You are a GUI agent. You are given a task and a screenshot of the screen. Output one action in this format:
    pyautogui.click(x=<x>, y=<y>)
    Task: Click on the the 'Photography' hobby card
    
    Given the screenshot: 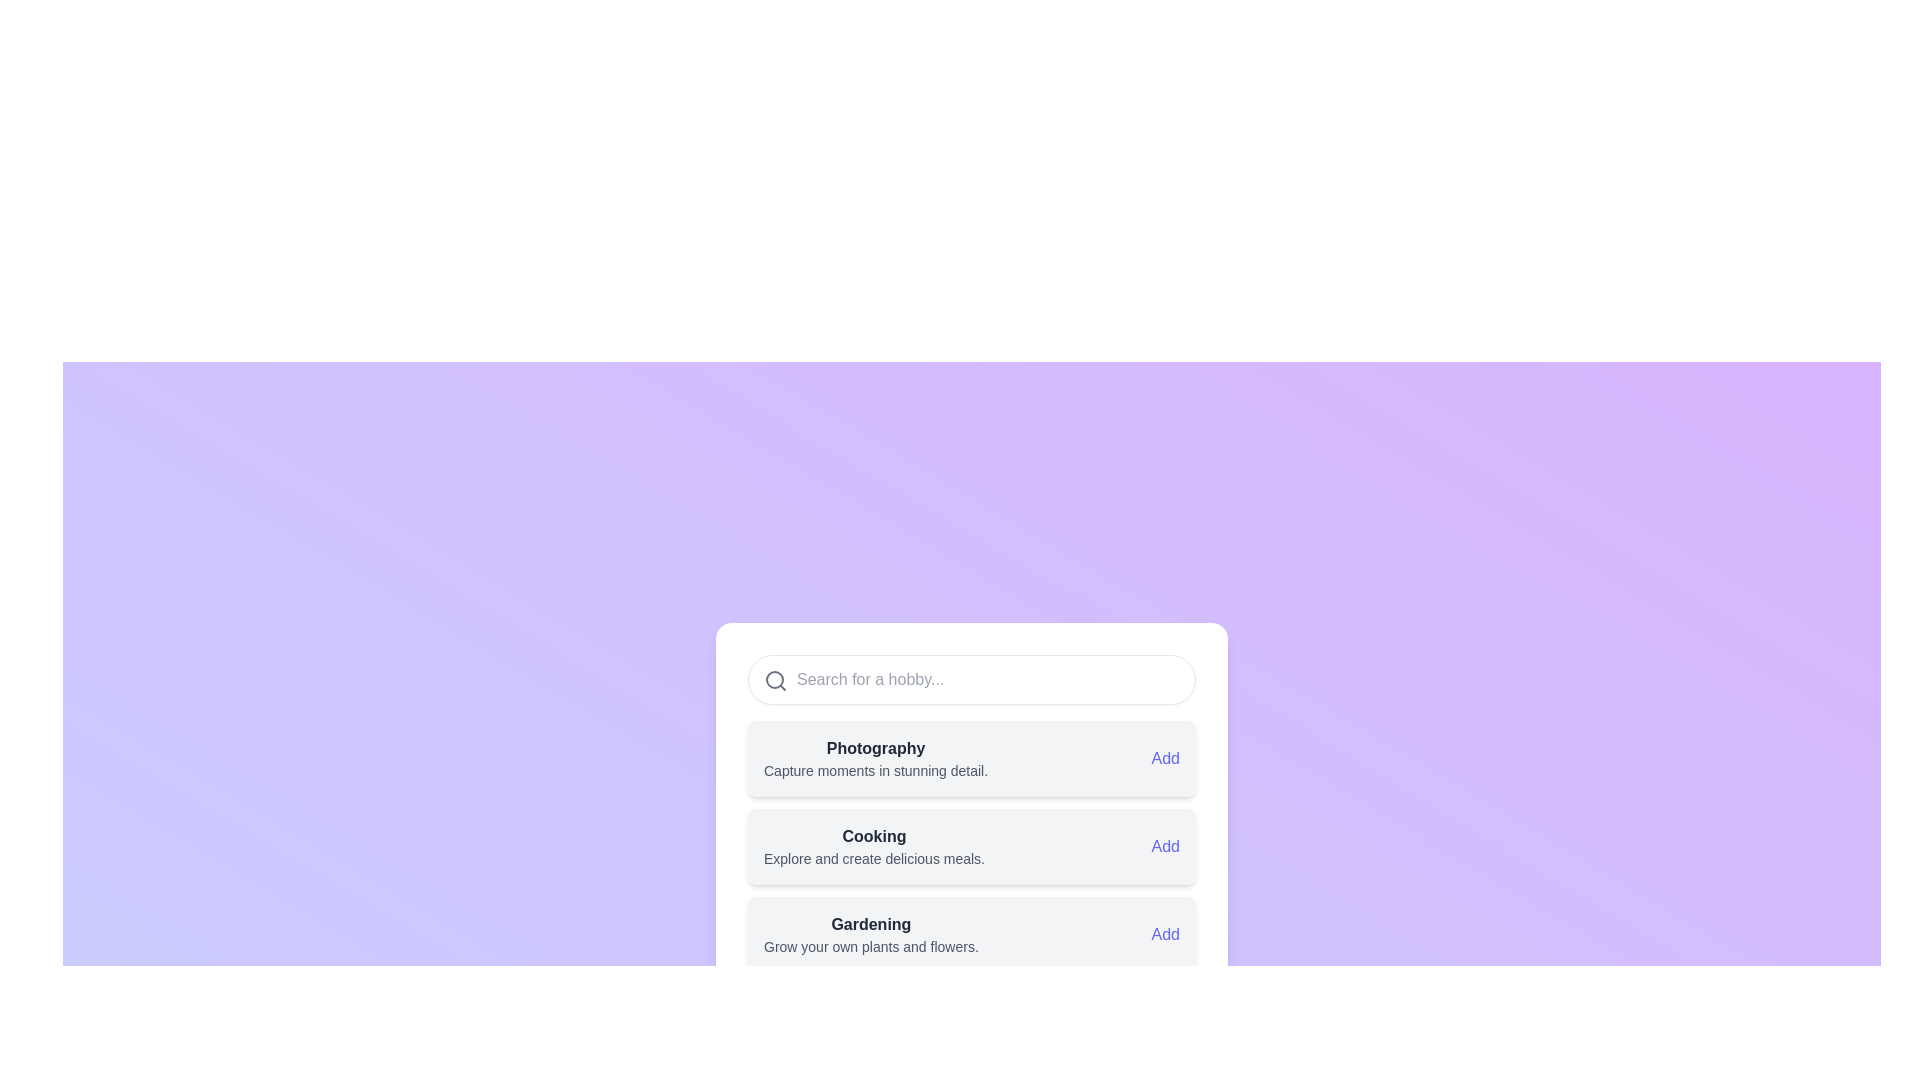 What is the action you would take?
    pyautogui.click(x=971, y=759)
    